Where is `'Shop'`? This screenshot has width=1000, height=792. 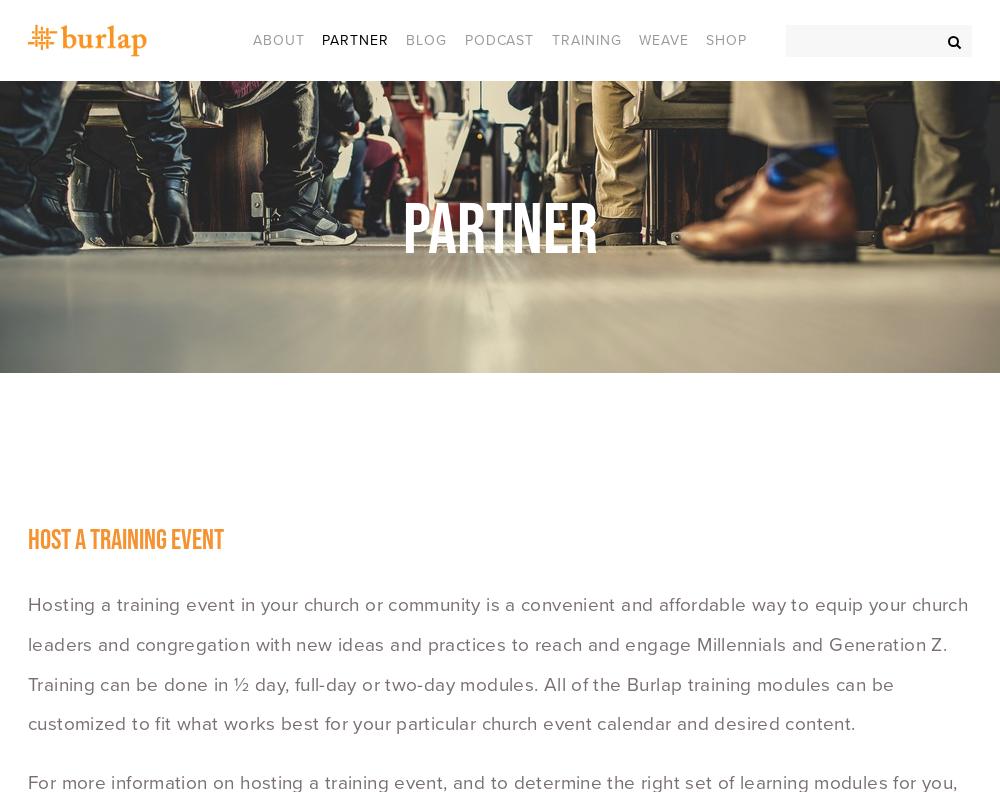 'Shop' is located at coordinates (705, 38).